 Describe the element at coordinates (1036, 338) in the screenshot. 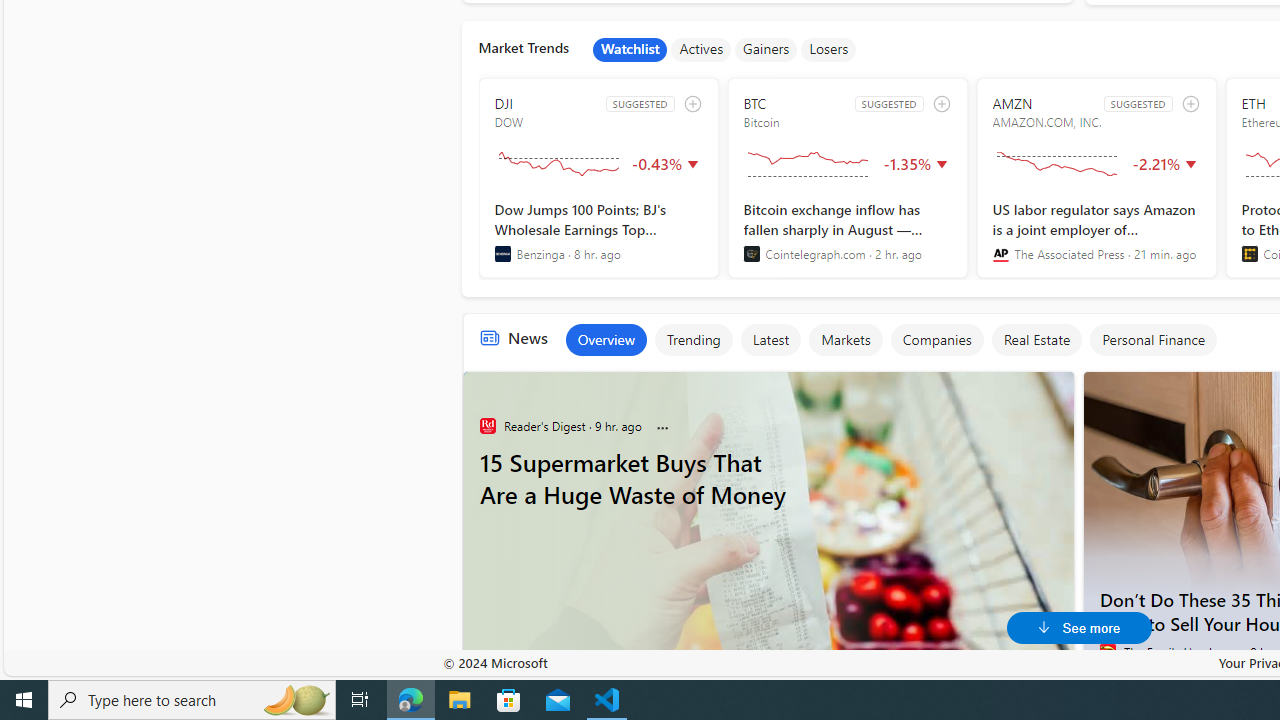

I see `'Real Estate'` at that location.